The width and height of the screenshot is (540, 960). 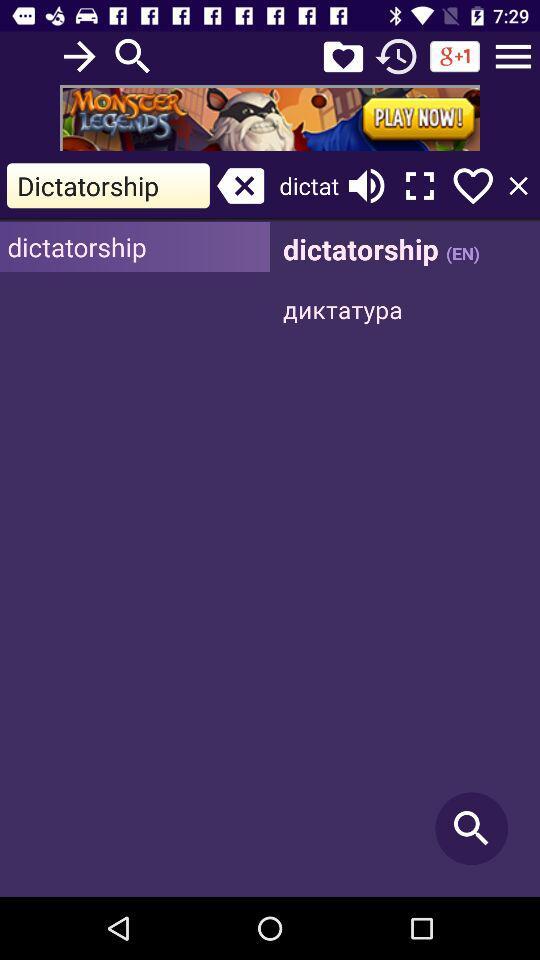 What do you see at coordinates (472, 185) in the screenshot?
I see `option` at bounding box center [472, 185].